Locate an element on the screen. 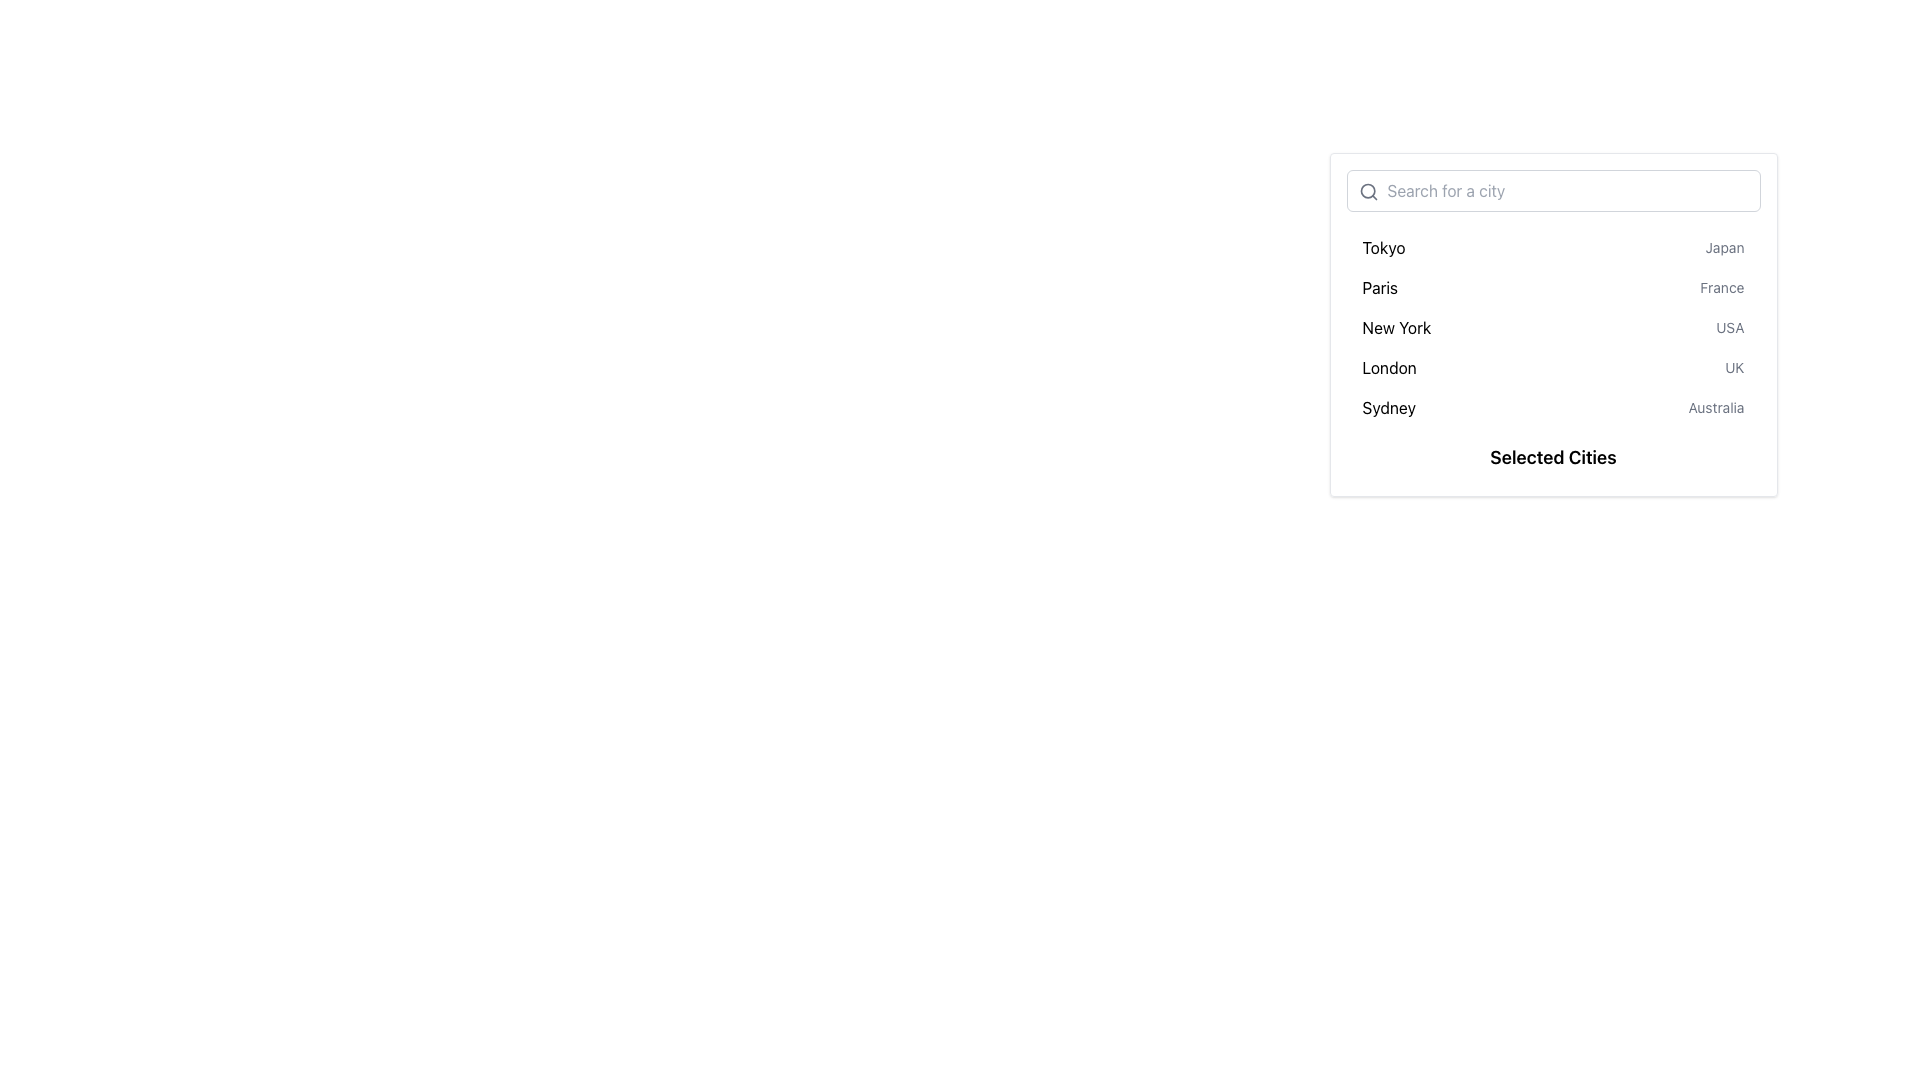  the Text Label displaying the word 'Paris' in bold black text, which is located in the left column of a two-column layout, specifically in the second position of a vertical list of city names is located at coordinates (1379, 288).